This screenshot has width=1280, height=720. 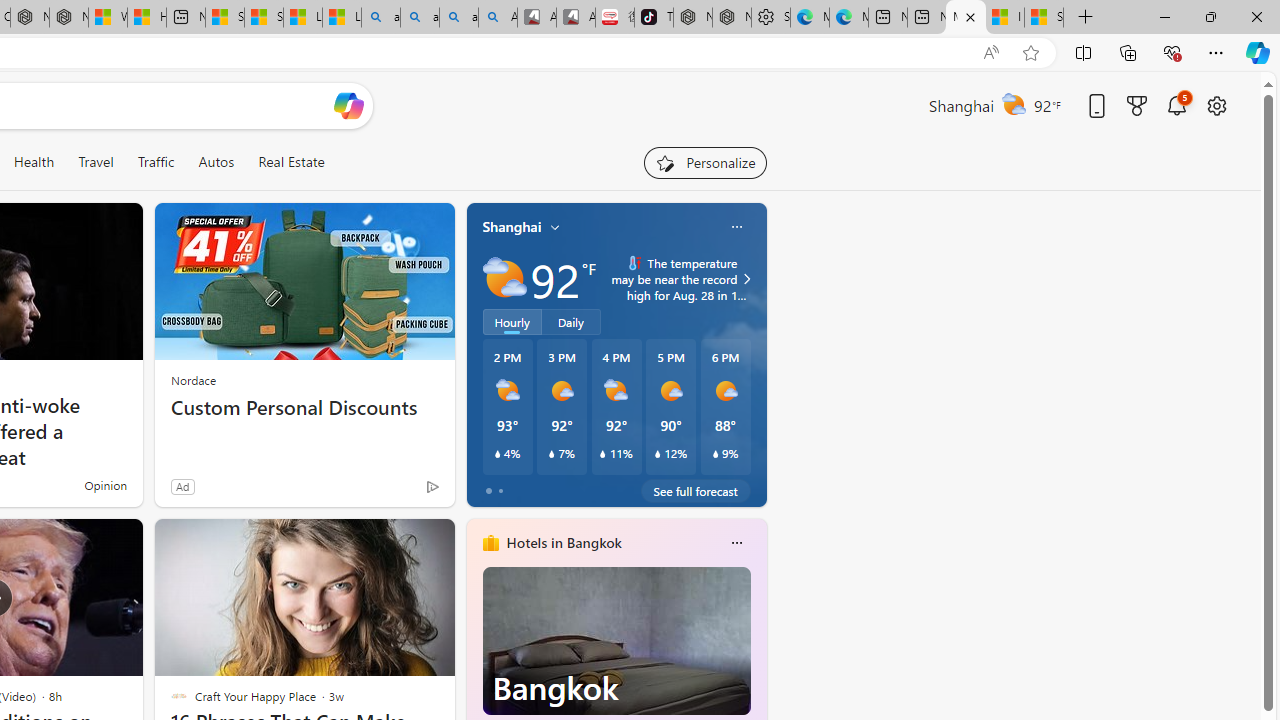 What do you see at coordinates (1215, 105) in the screenshot?
I see `'Open settings'` at bounding box center [1215, 105].